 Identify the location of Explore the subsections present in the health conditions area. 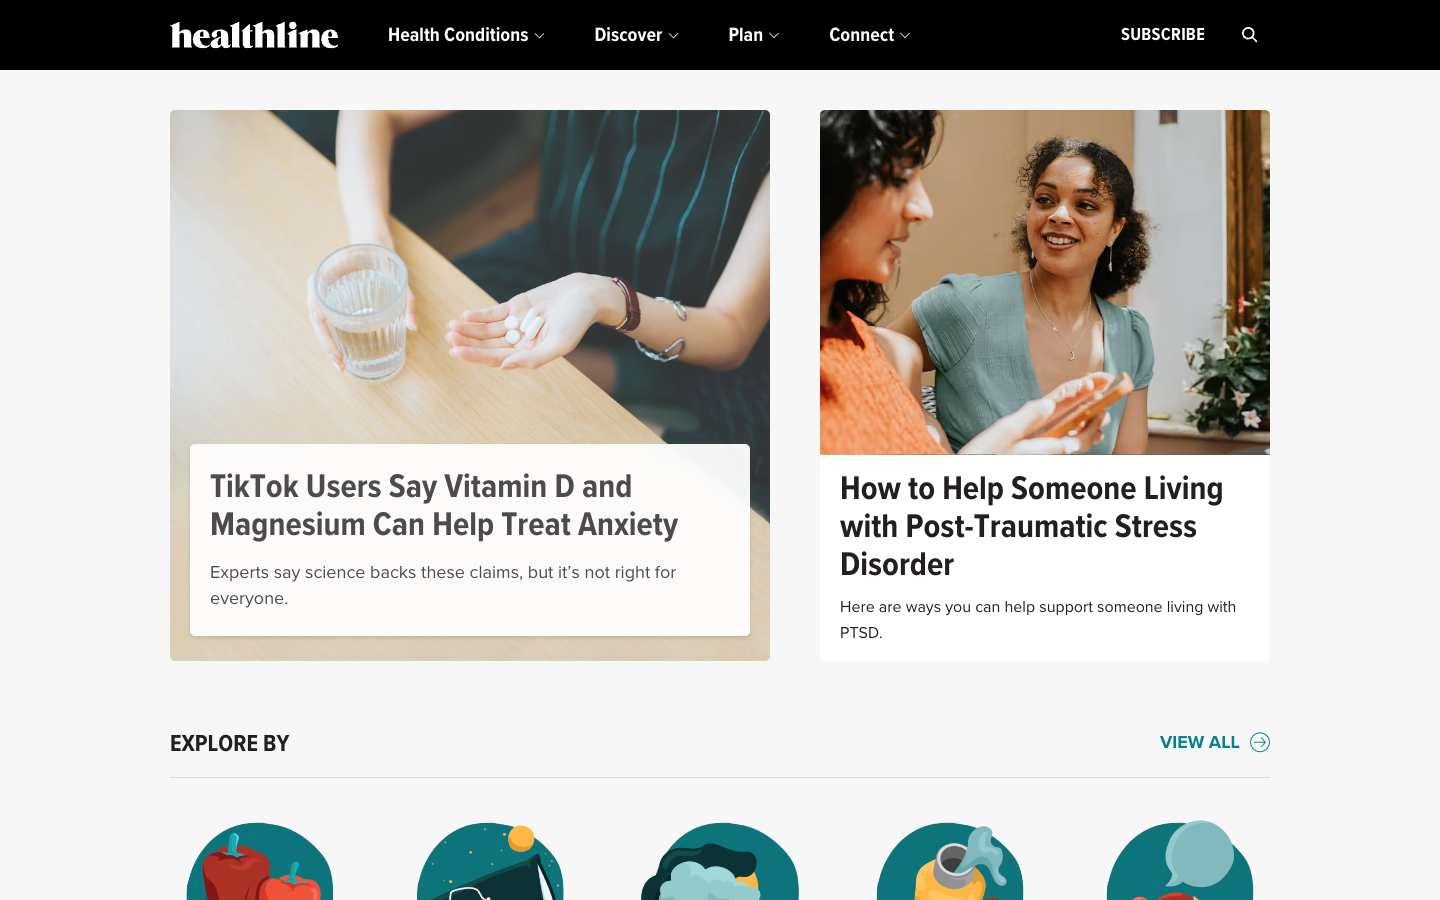
(465, 34).